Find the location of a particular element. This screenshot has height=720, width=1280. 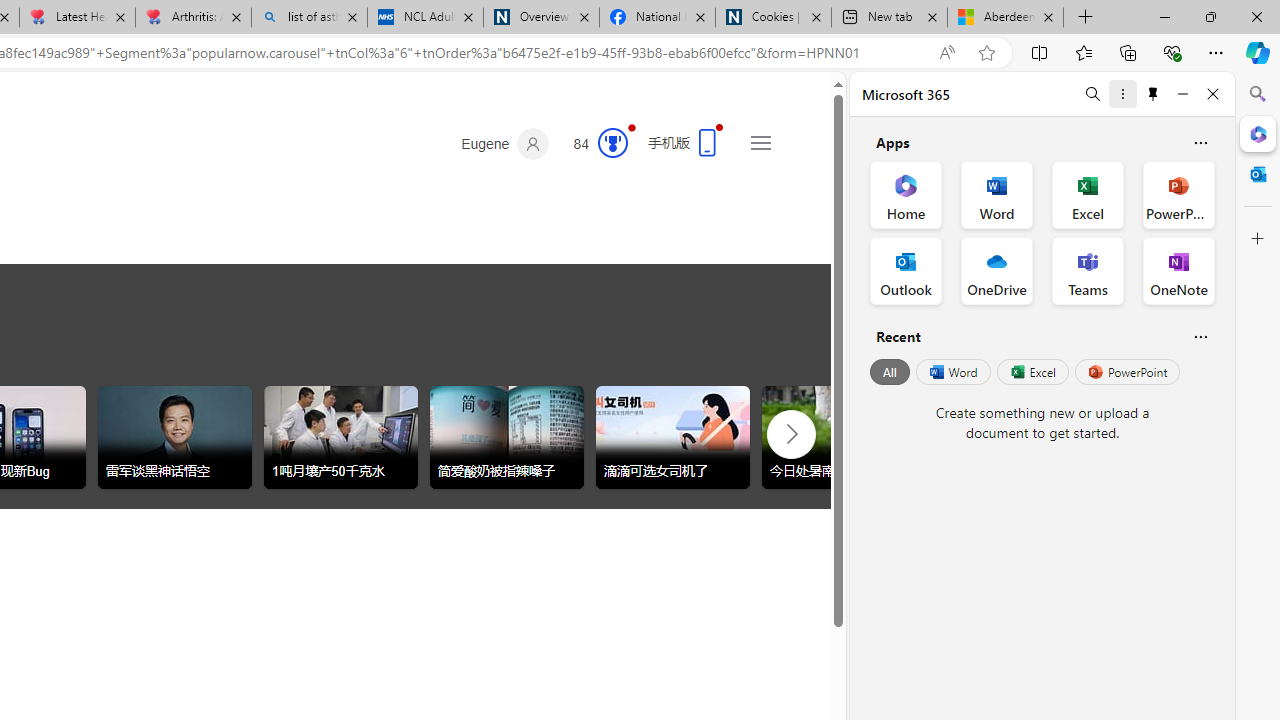

'Unpin side pane' is located at coordinates (1153, 93).